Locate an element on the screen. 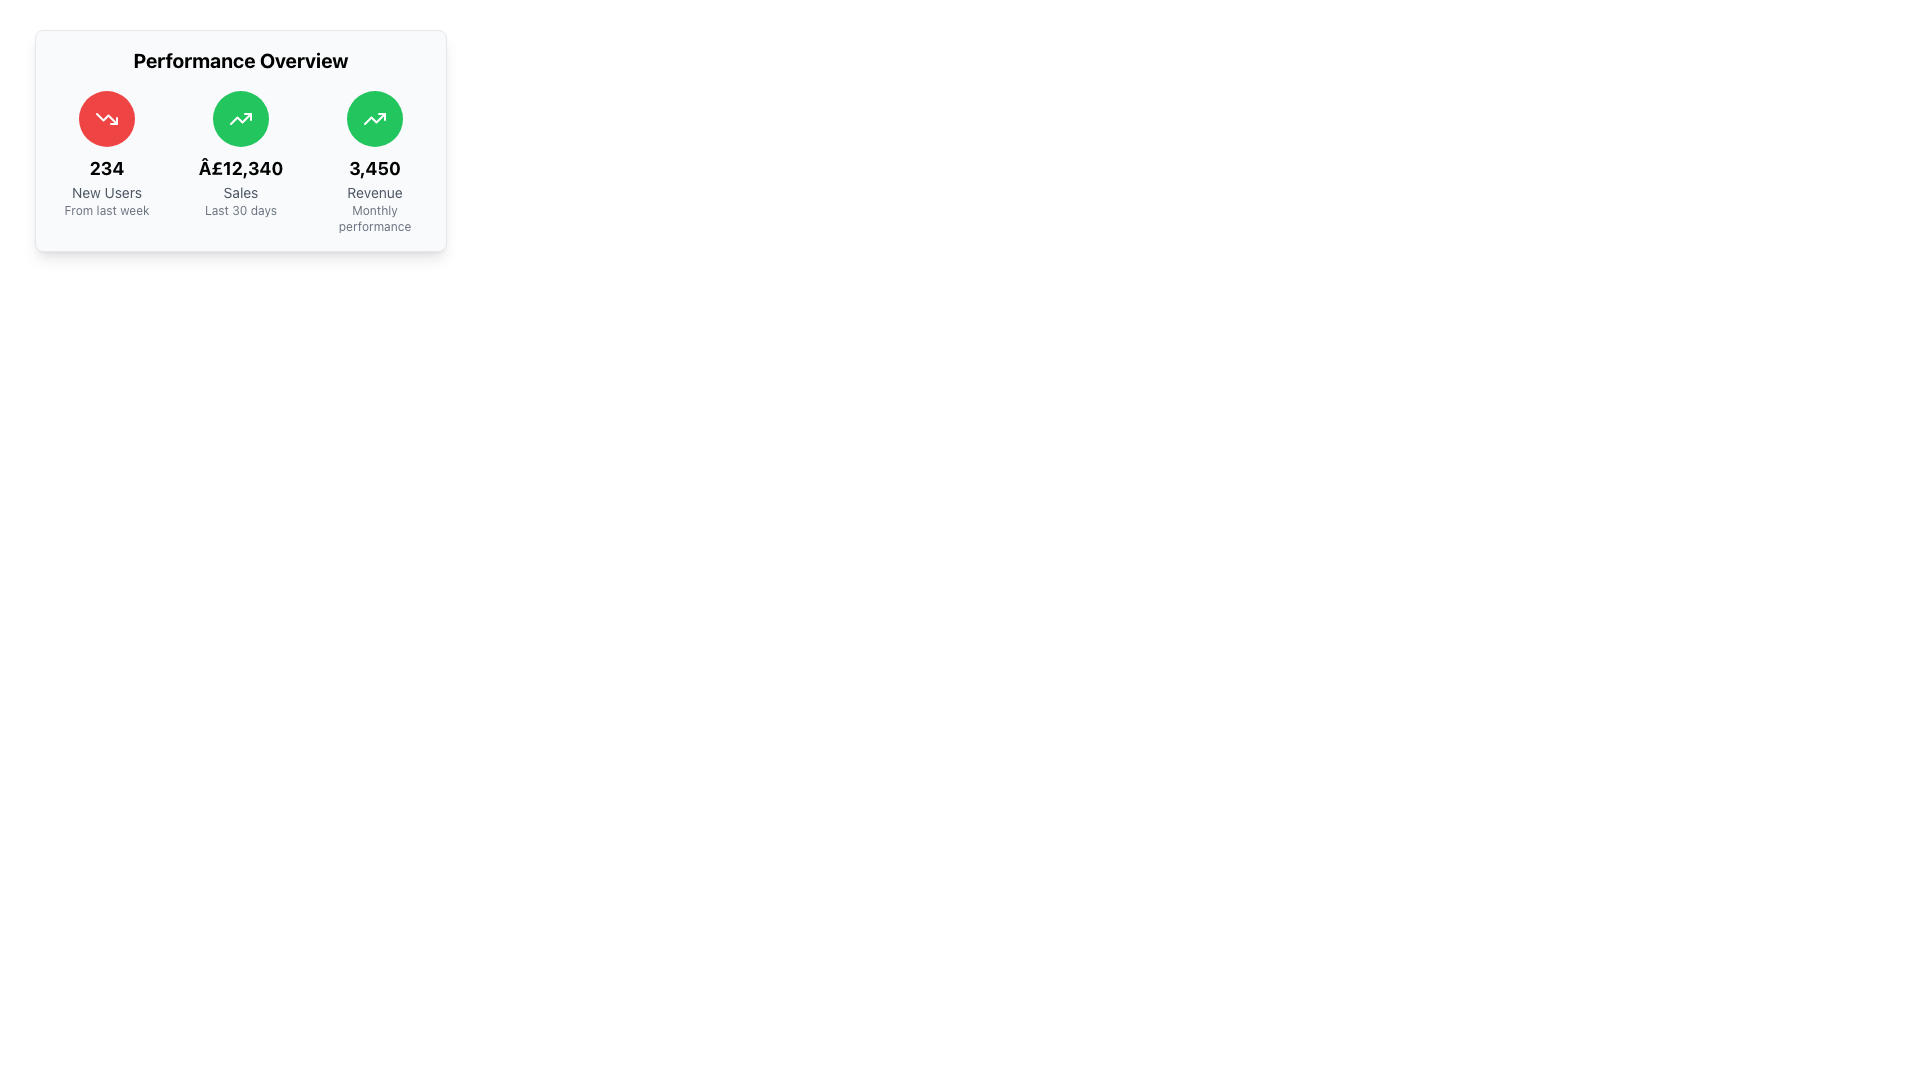  properties of the SVG graphical component (polyline) that visually represents an upward trend in performance metrics, located within the green circle on the right of the three performance indicators is located at coordinates (240, 119).